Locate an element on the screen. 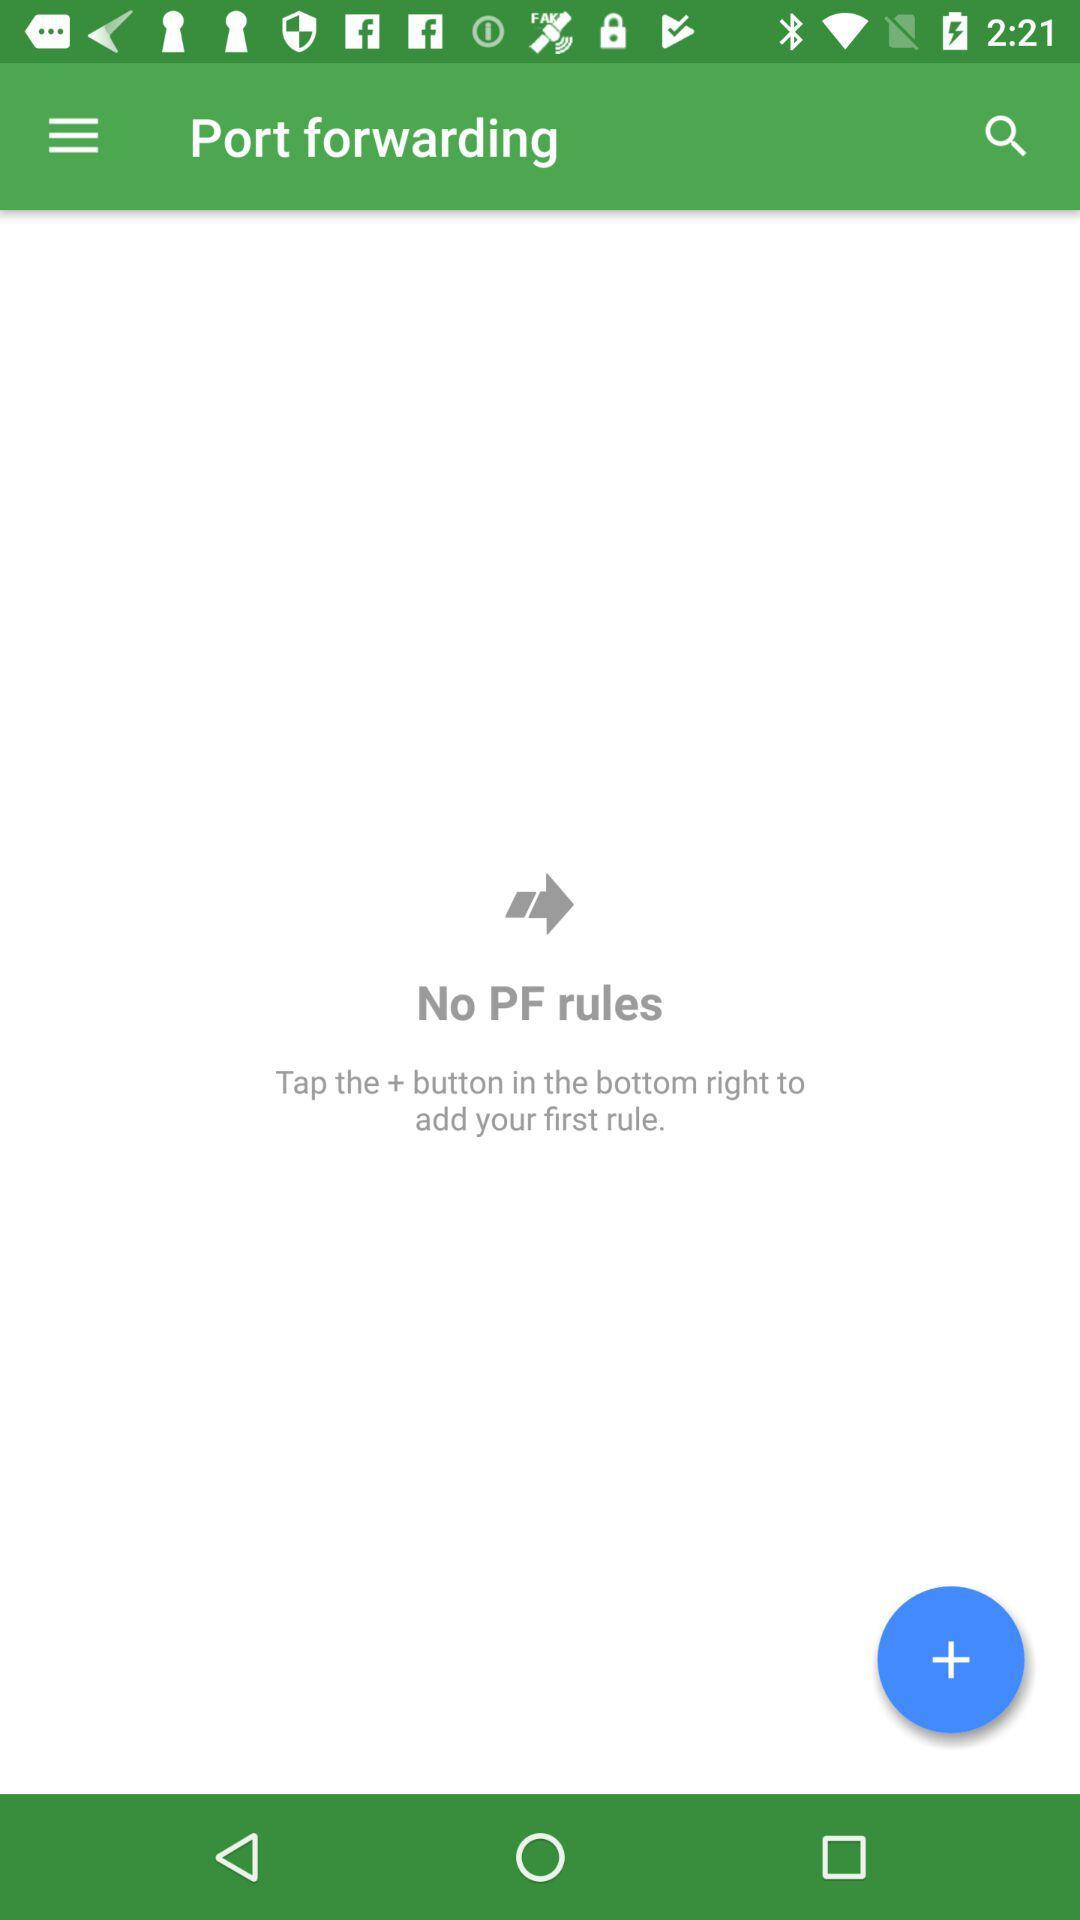 The height and width of the screenshot is (1920, 1080). forwarding rule is located at coordinates (950, 1659).